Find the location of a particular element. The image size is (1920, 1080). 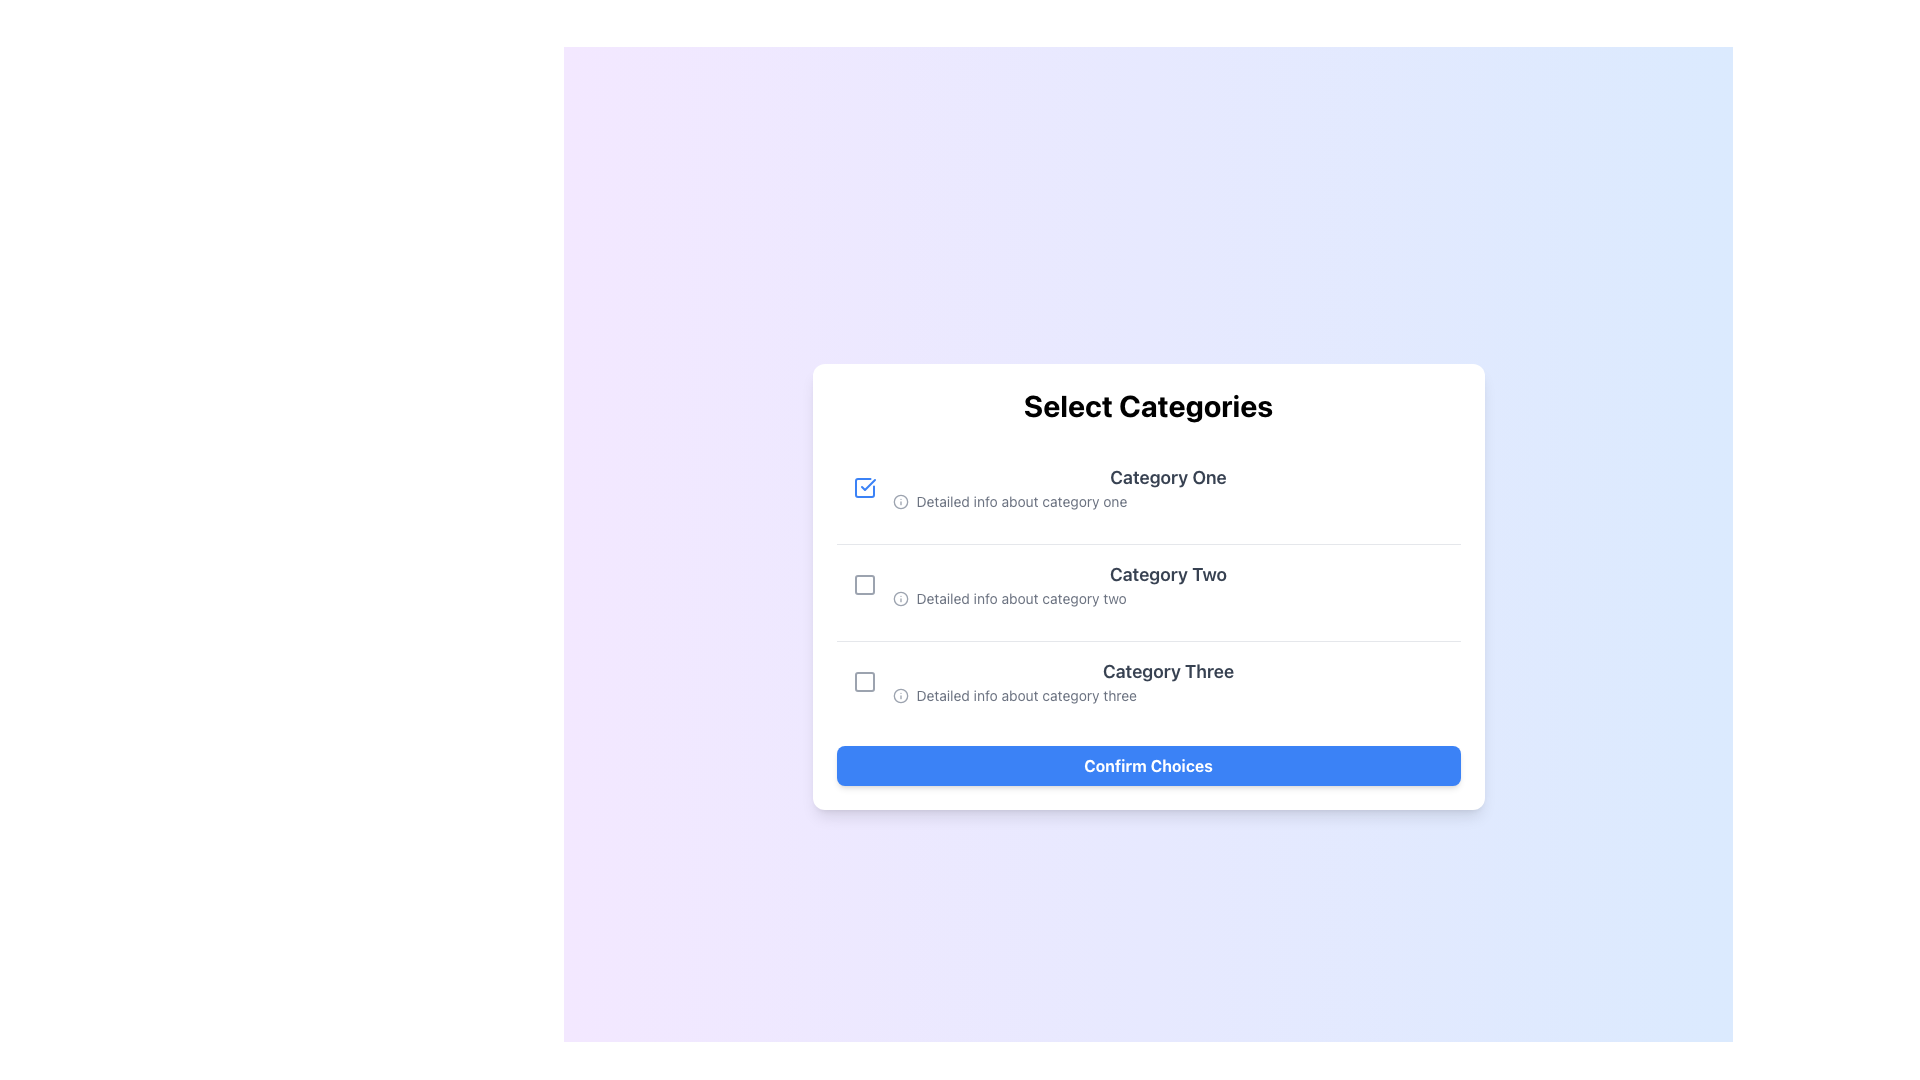

informational text 'Category One' and its description 'Detailed info about category one' located in the dialog box labeled 'Select Categories', positioned to the right of the category selection checkbox is located at coordinates (1168, 488).